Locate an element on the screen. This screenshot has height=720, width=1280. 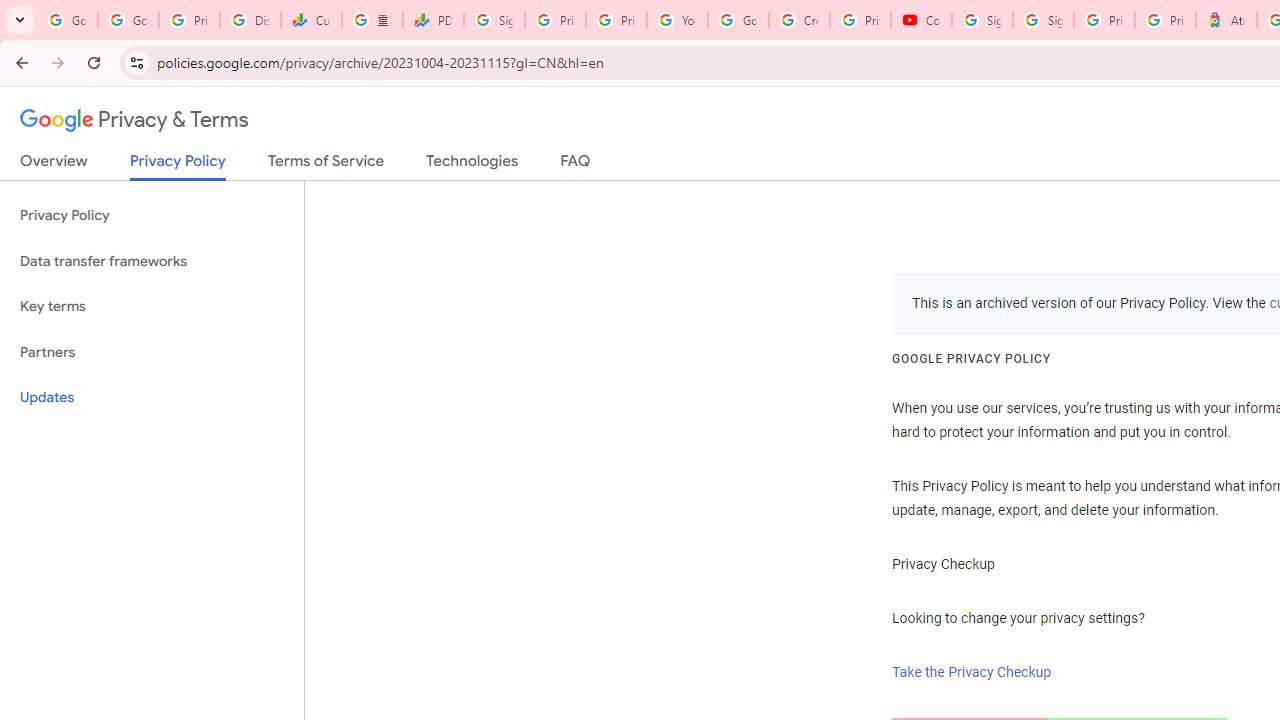
'Google Workspace Admin Community' is located at coordinates (67, 20).